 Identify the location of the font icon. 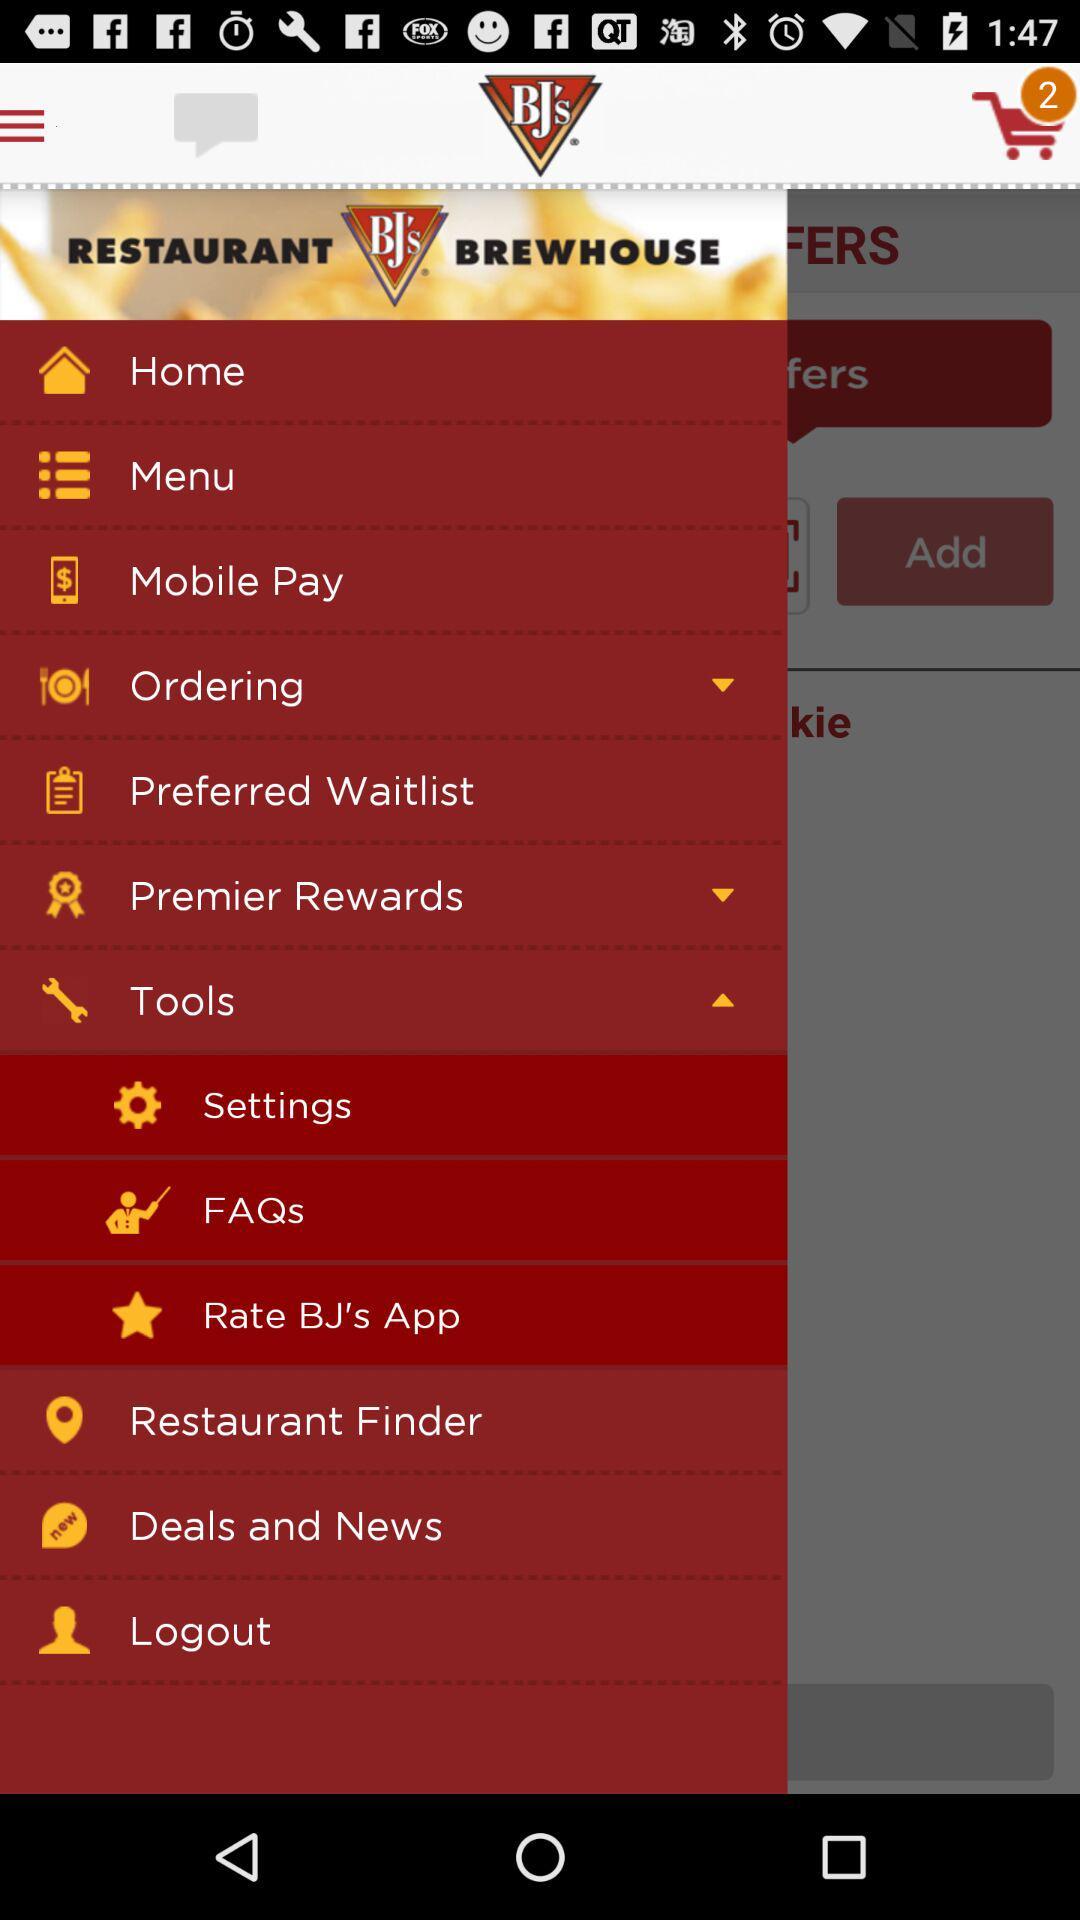
(945, 589).